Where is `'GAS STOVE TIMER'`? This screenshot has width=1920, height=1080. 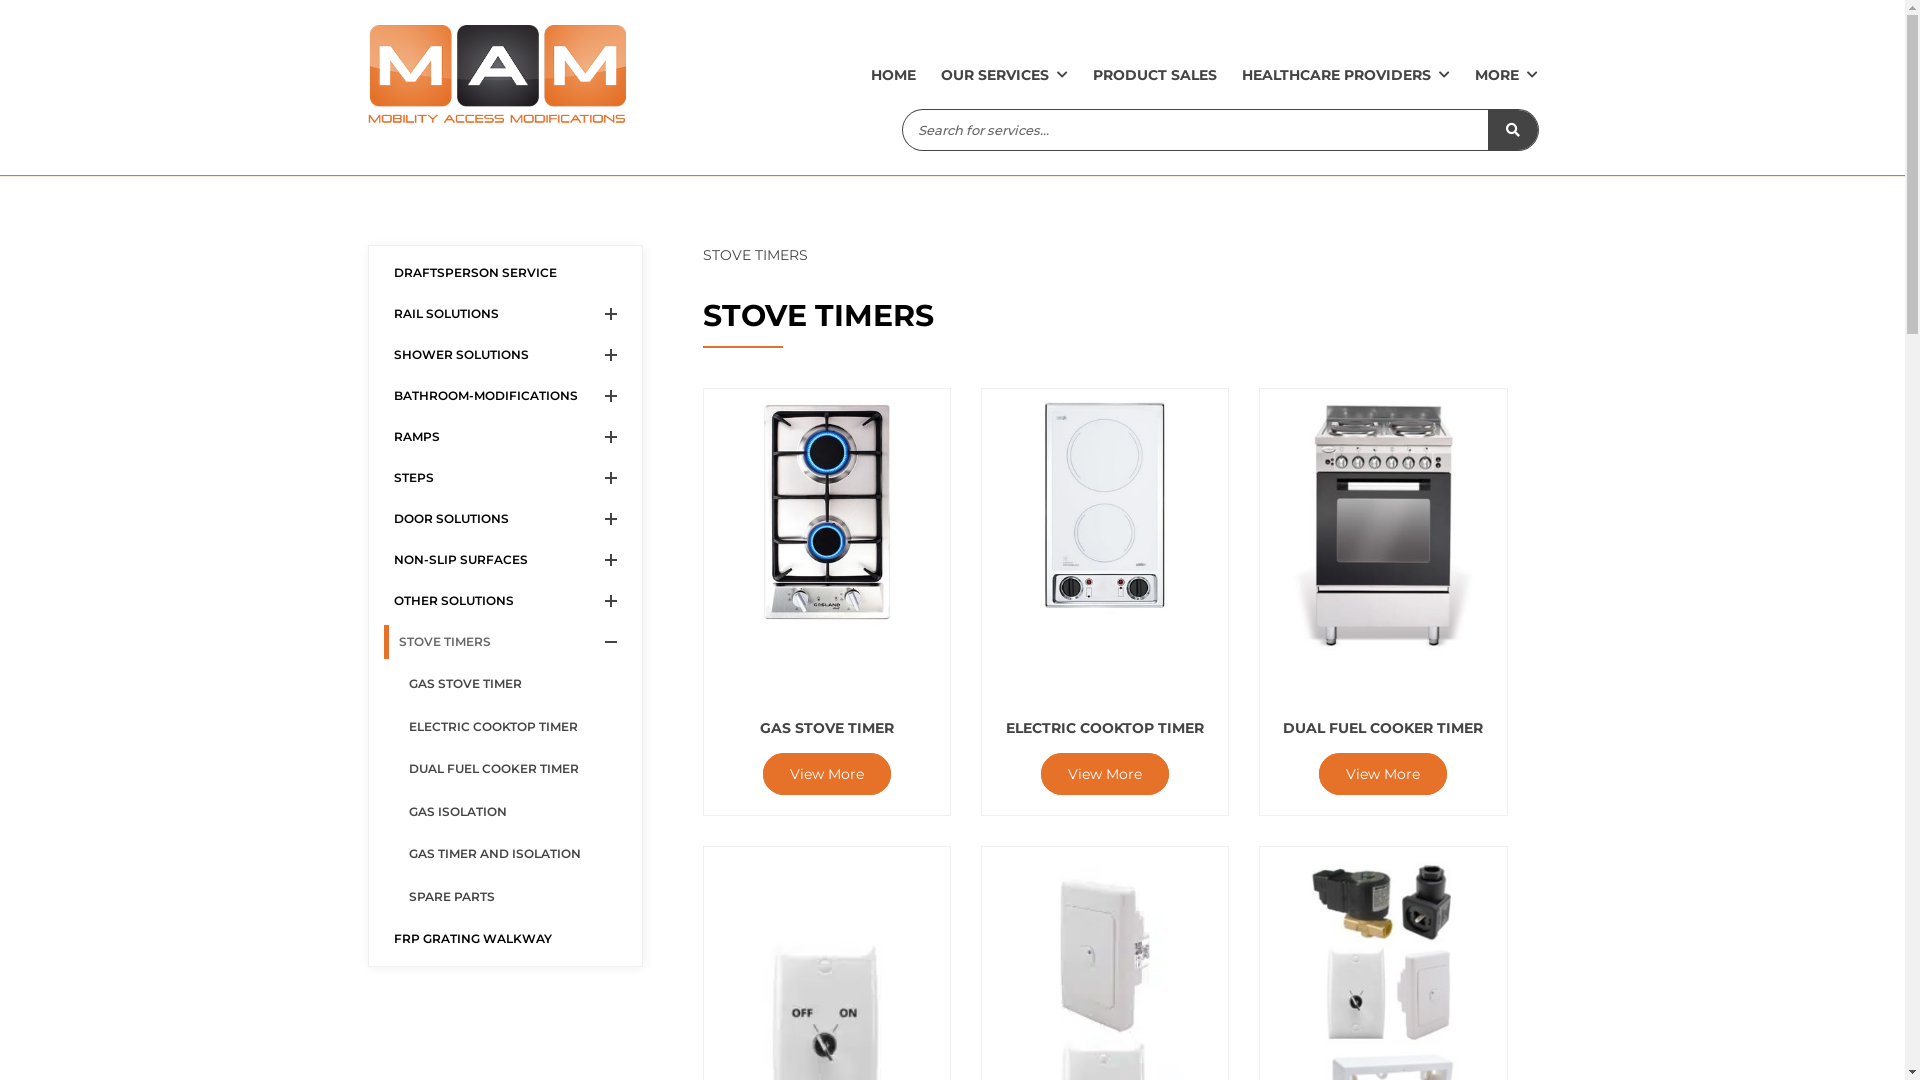
'GAS STOVE TIMER' is located at coordinates (826, 523).